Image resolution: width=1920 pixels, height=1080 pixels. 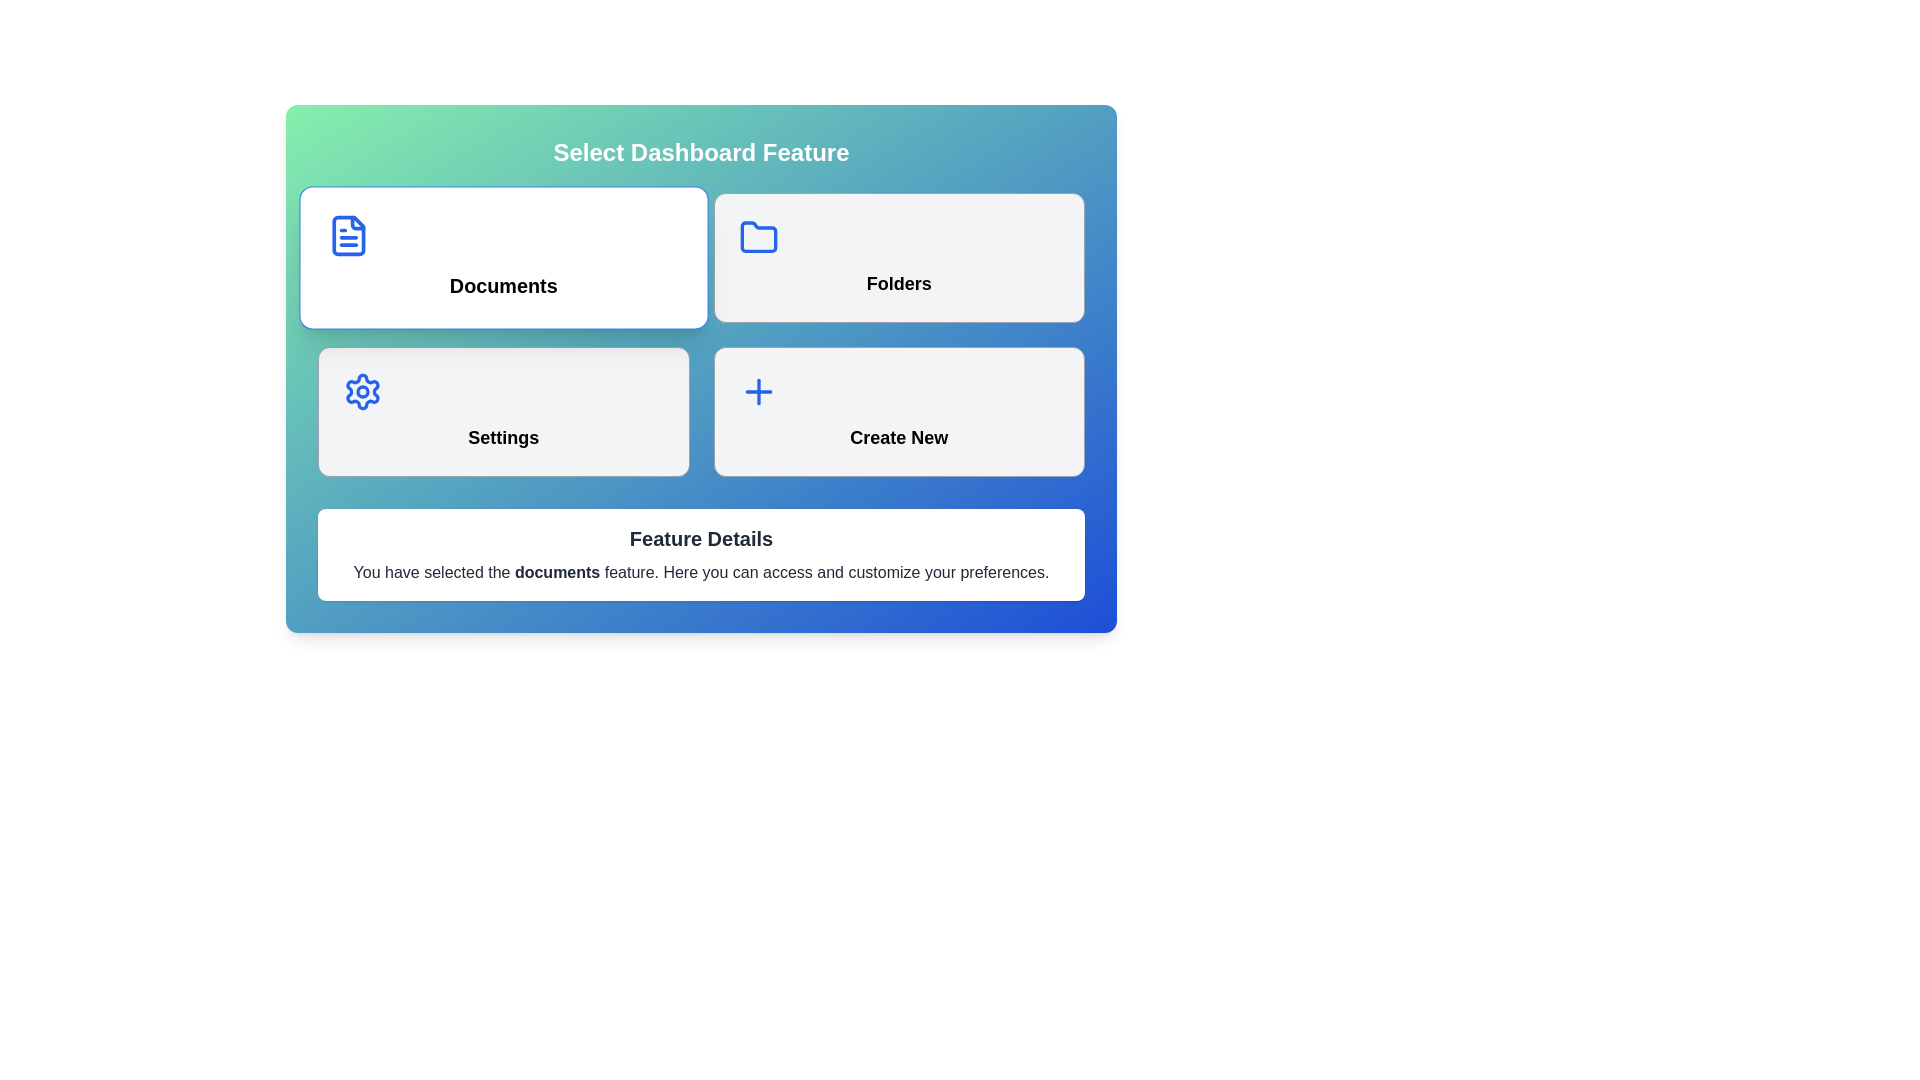 What do you see at coordinates (363, 392) in the screenshot?
I see `the settings icon` at bounding box center [363, 392].